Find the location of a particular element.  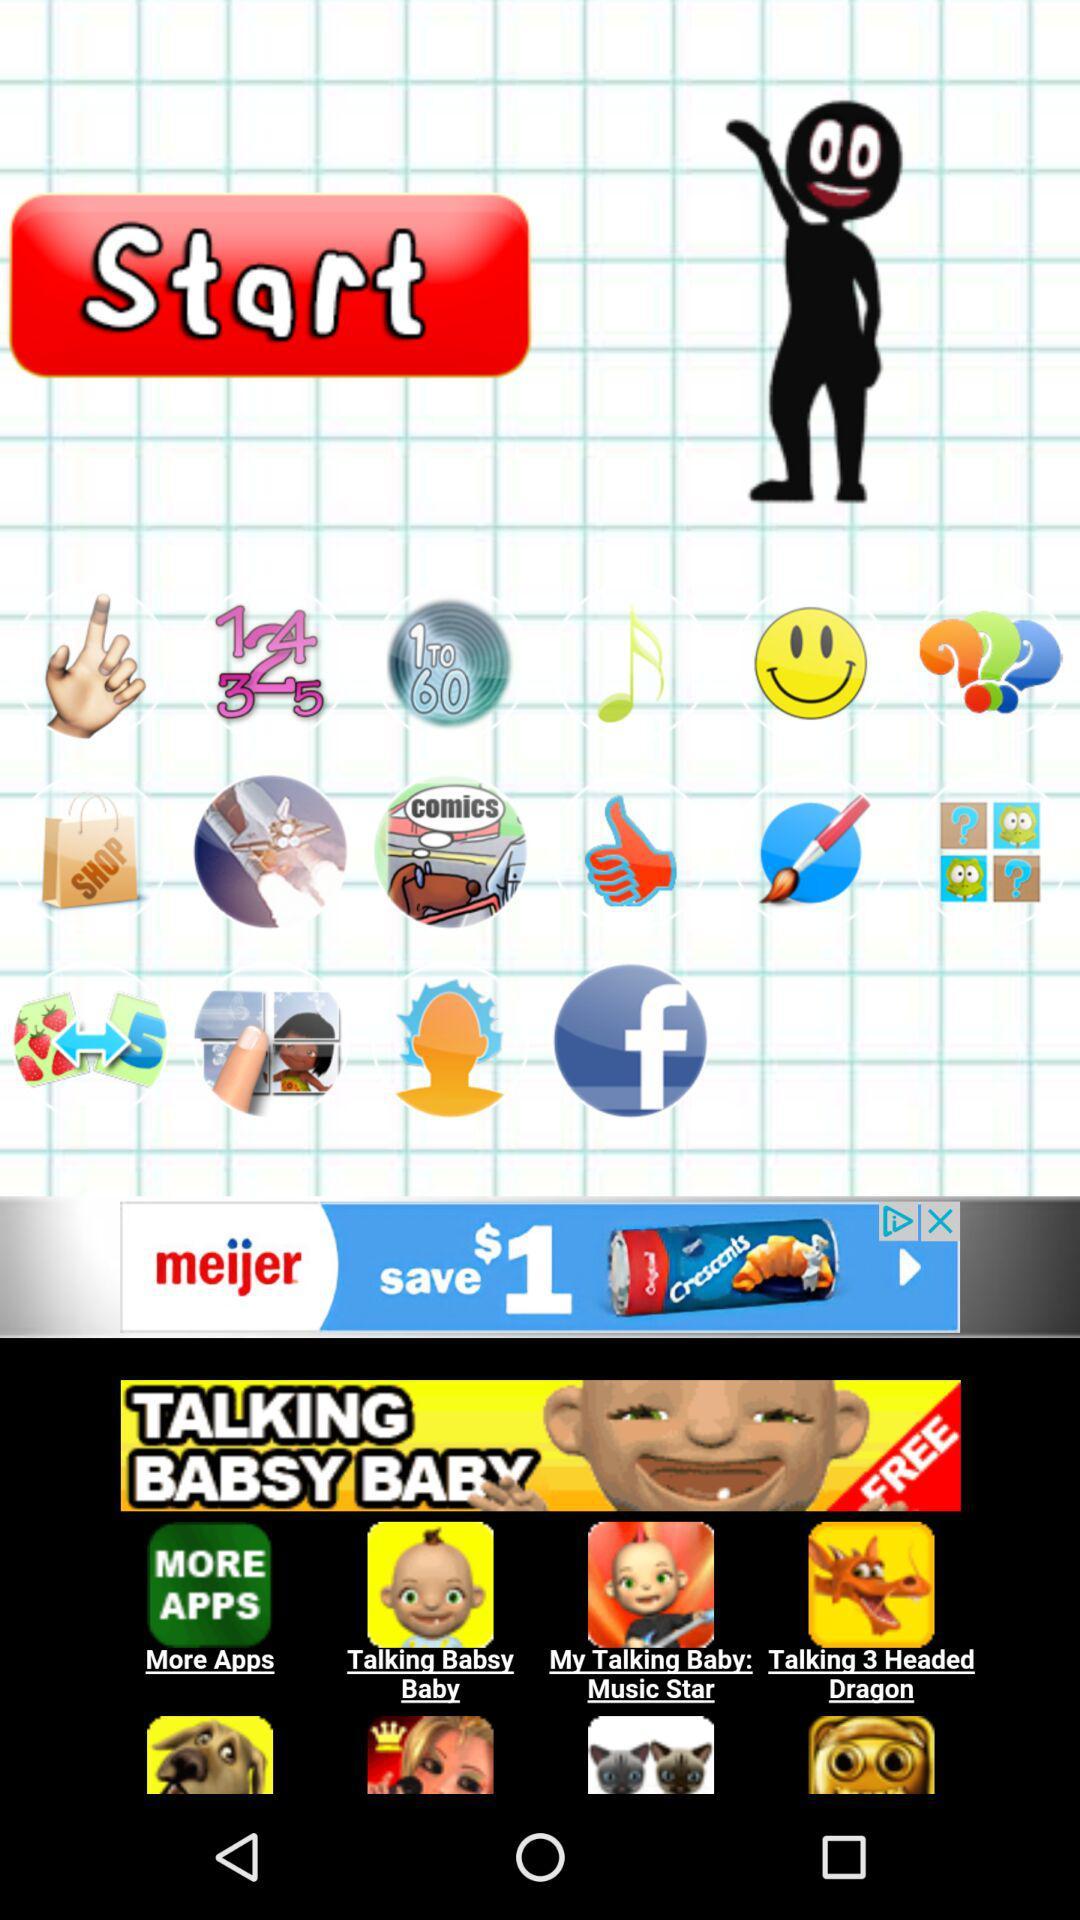

open advertisement is located at coordinates (540, 1266).